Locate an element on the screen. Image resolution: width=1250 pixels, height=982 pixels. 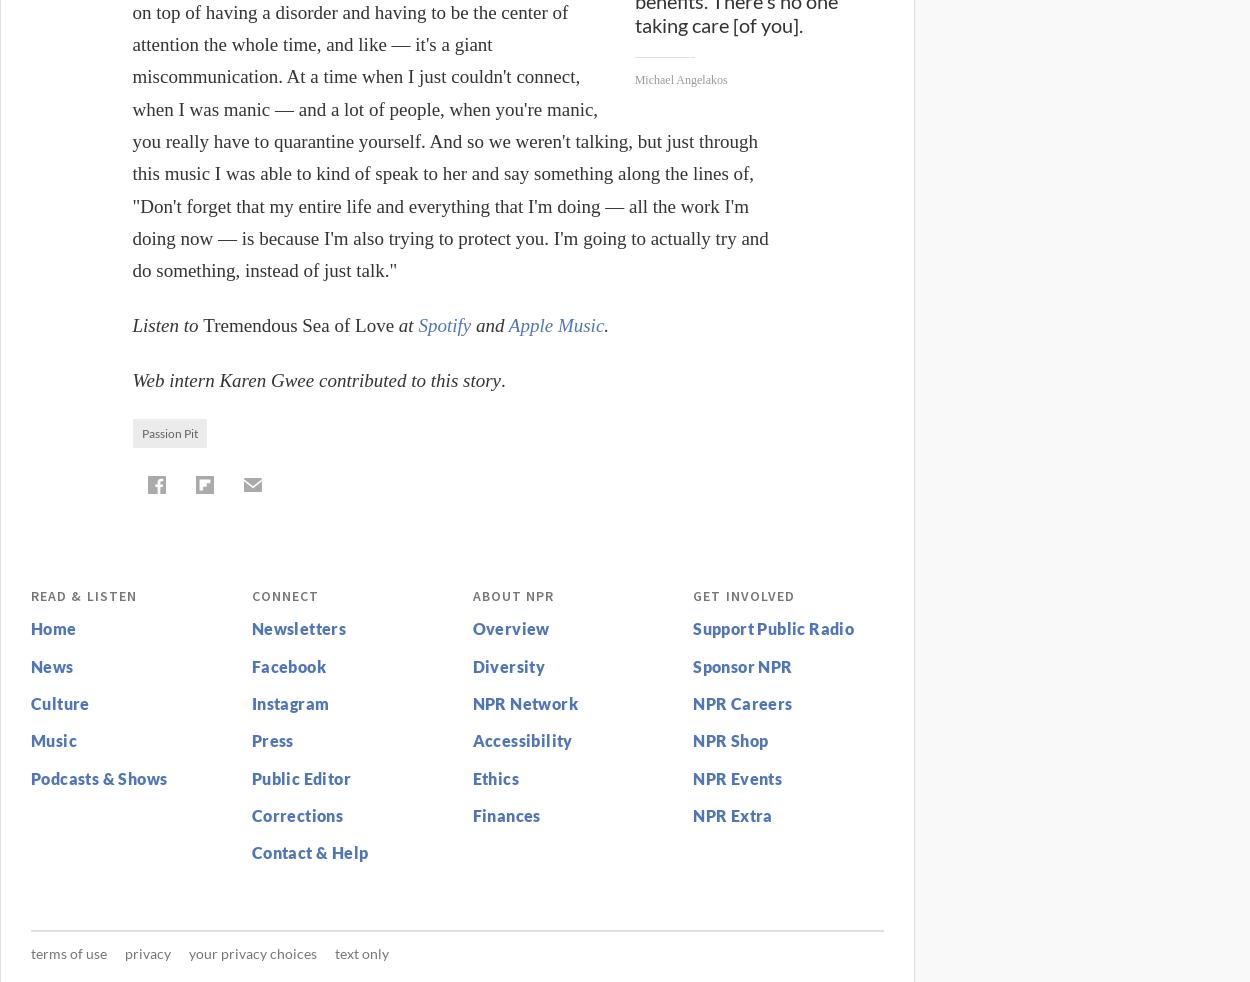
'NPR Events' is located at coordinates (692, 777).